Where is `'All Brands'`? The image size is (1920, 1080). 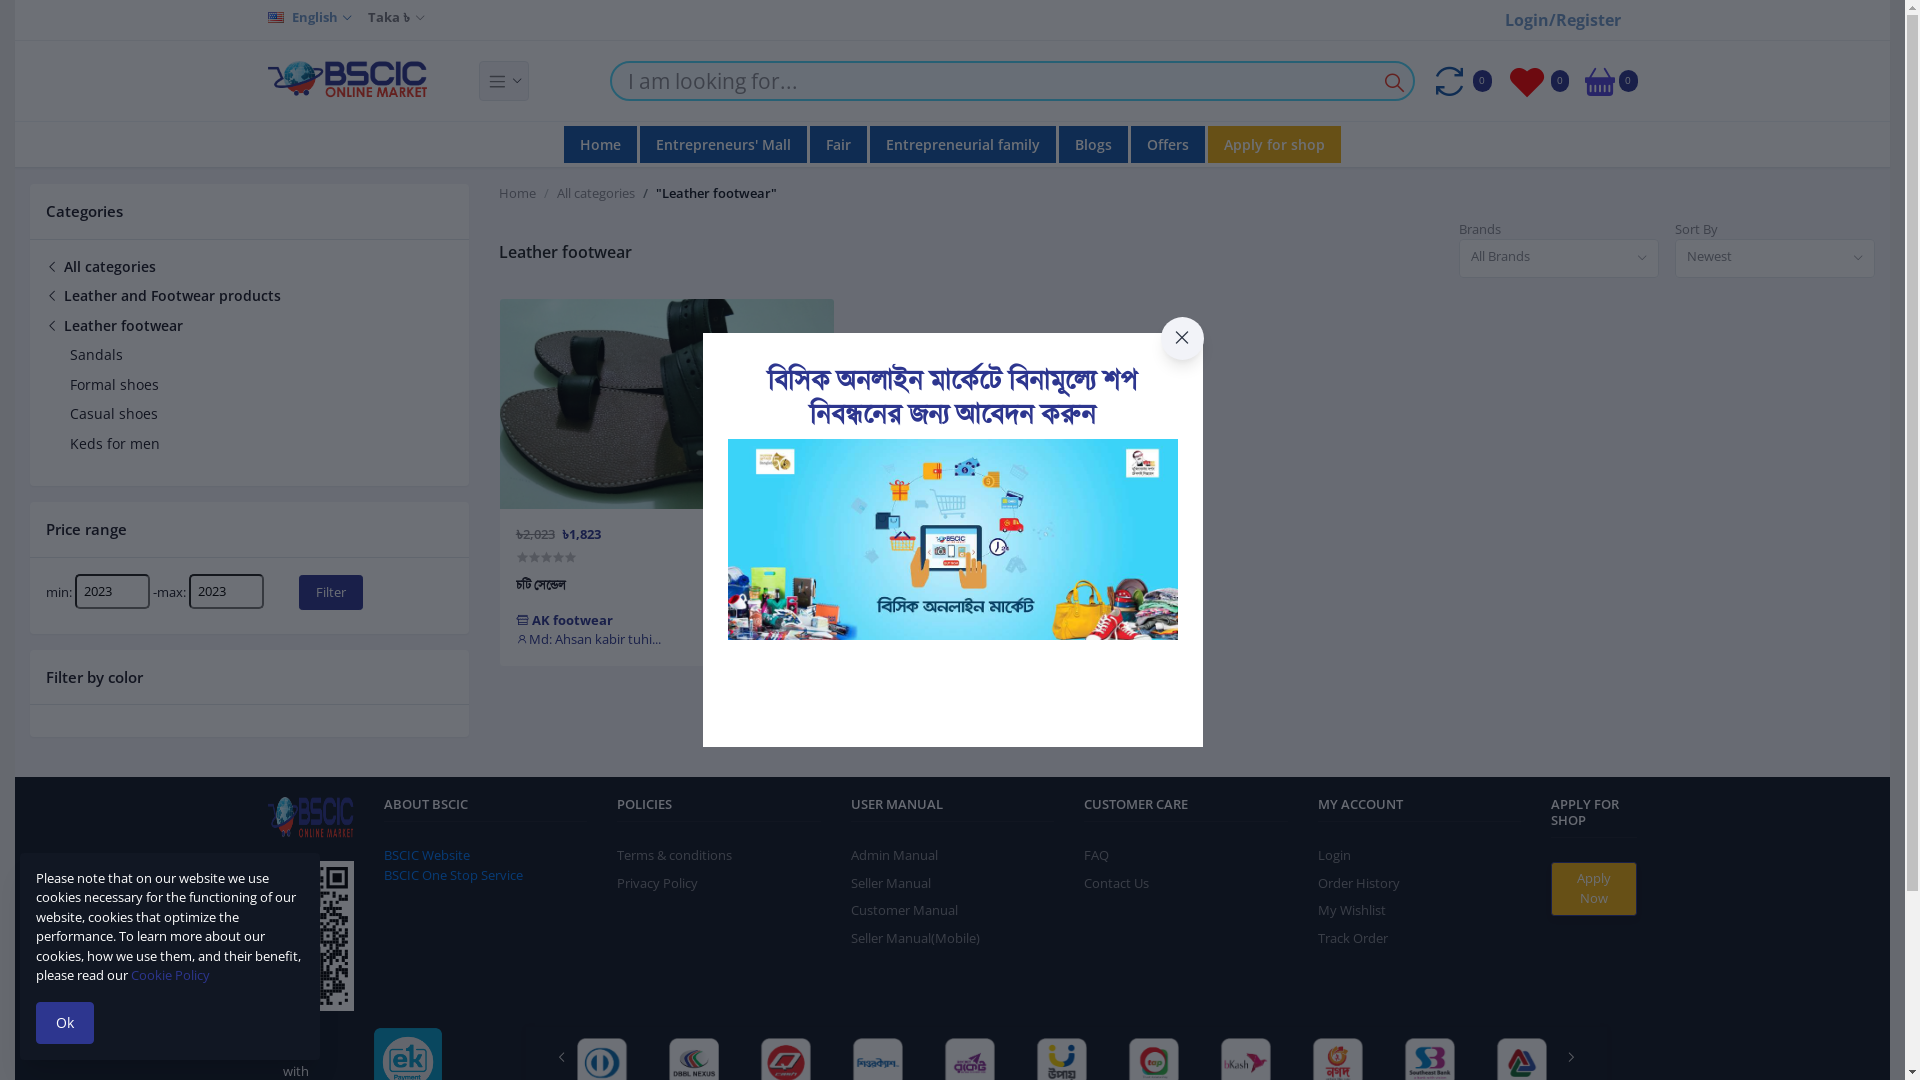
'All Brands' is located at coordinates (1558, 257).